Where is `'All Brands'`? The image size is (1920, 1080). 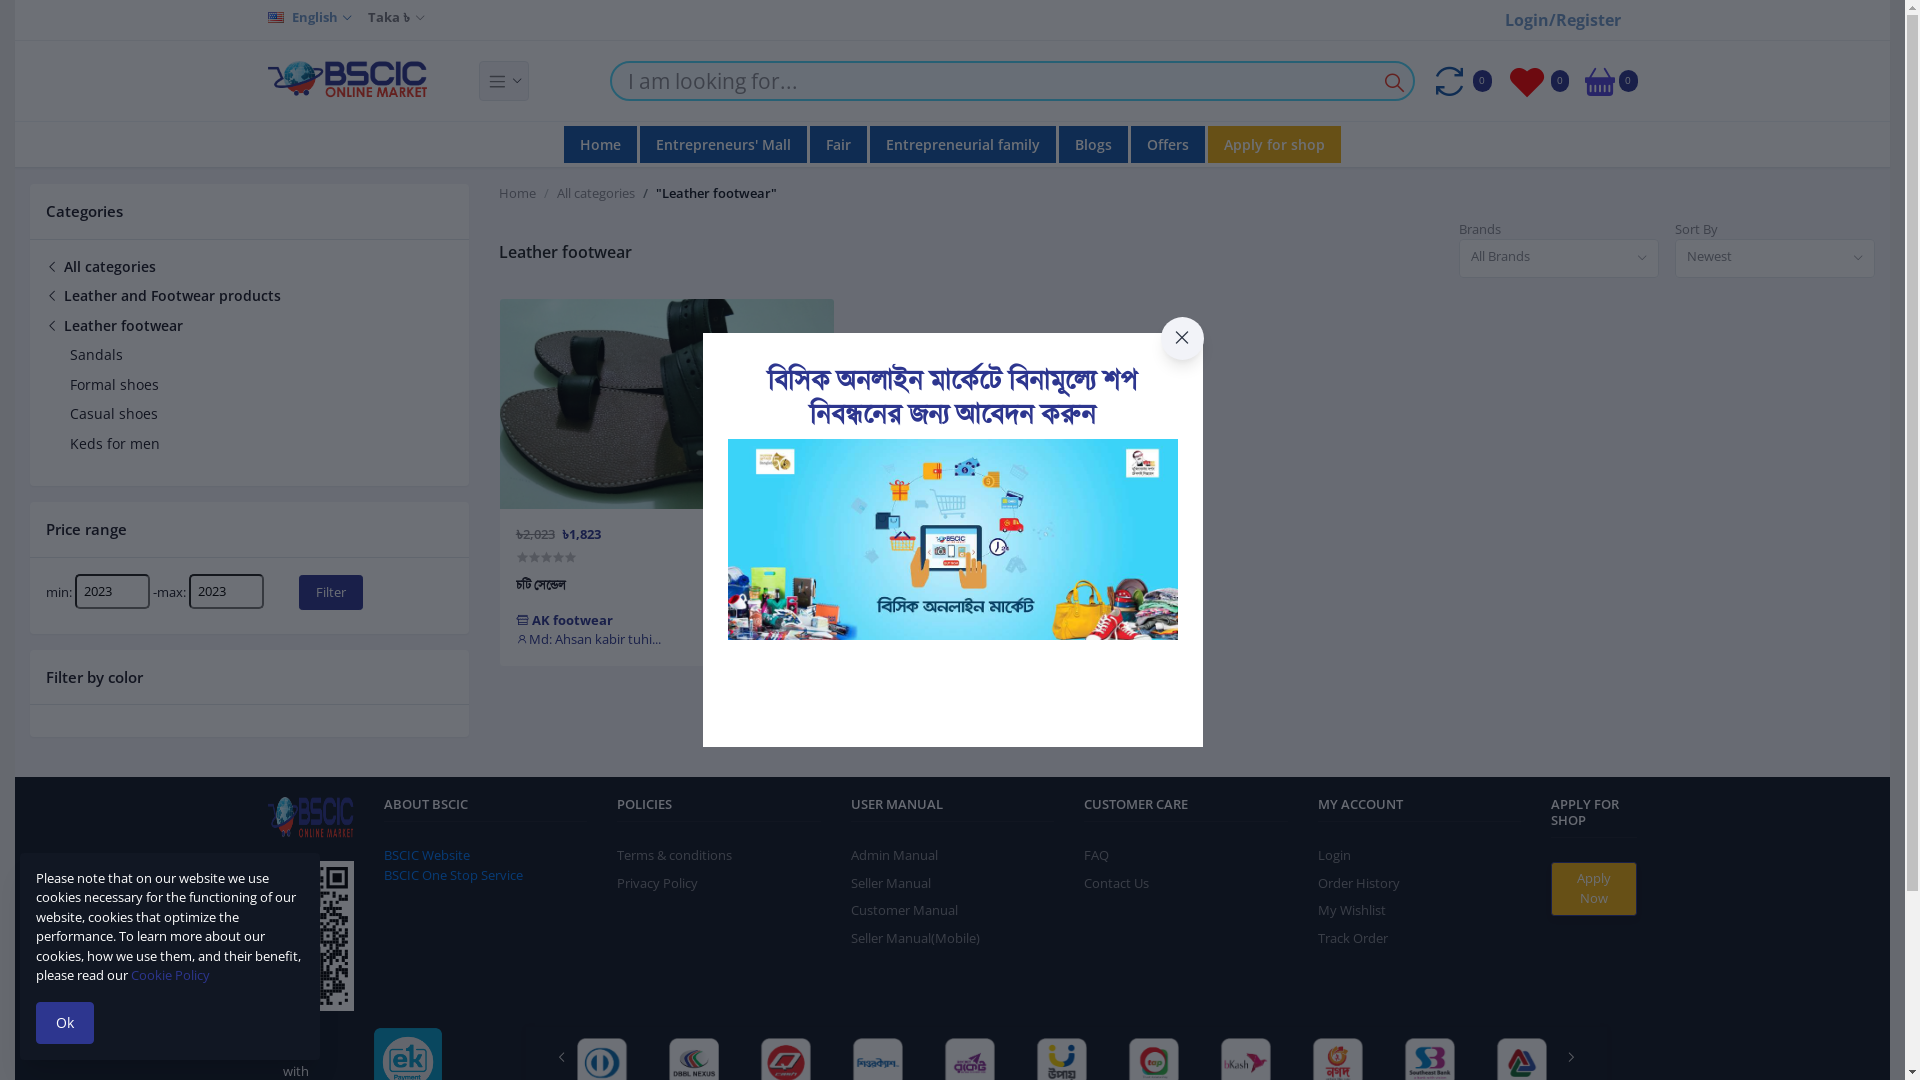
'All Brands' is located at coordinates (1558, 257).